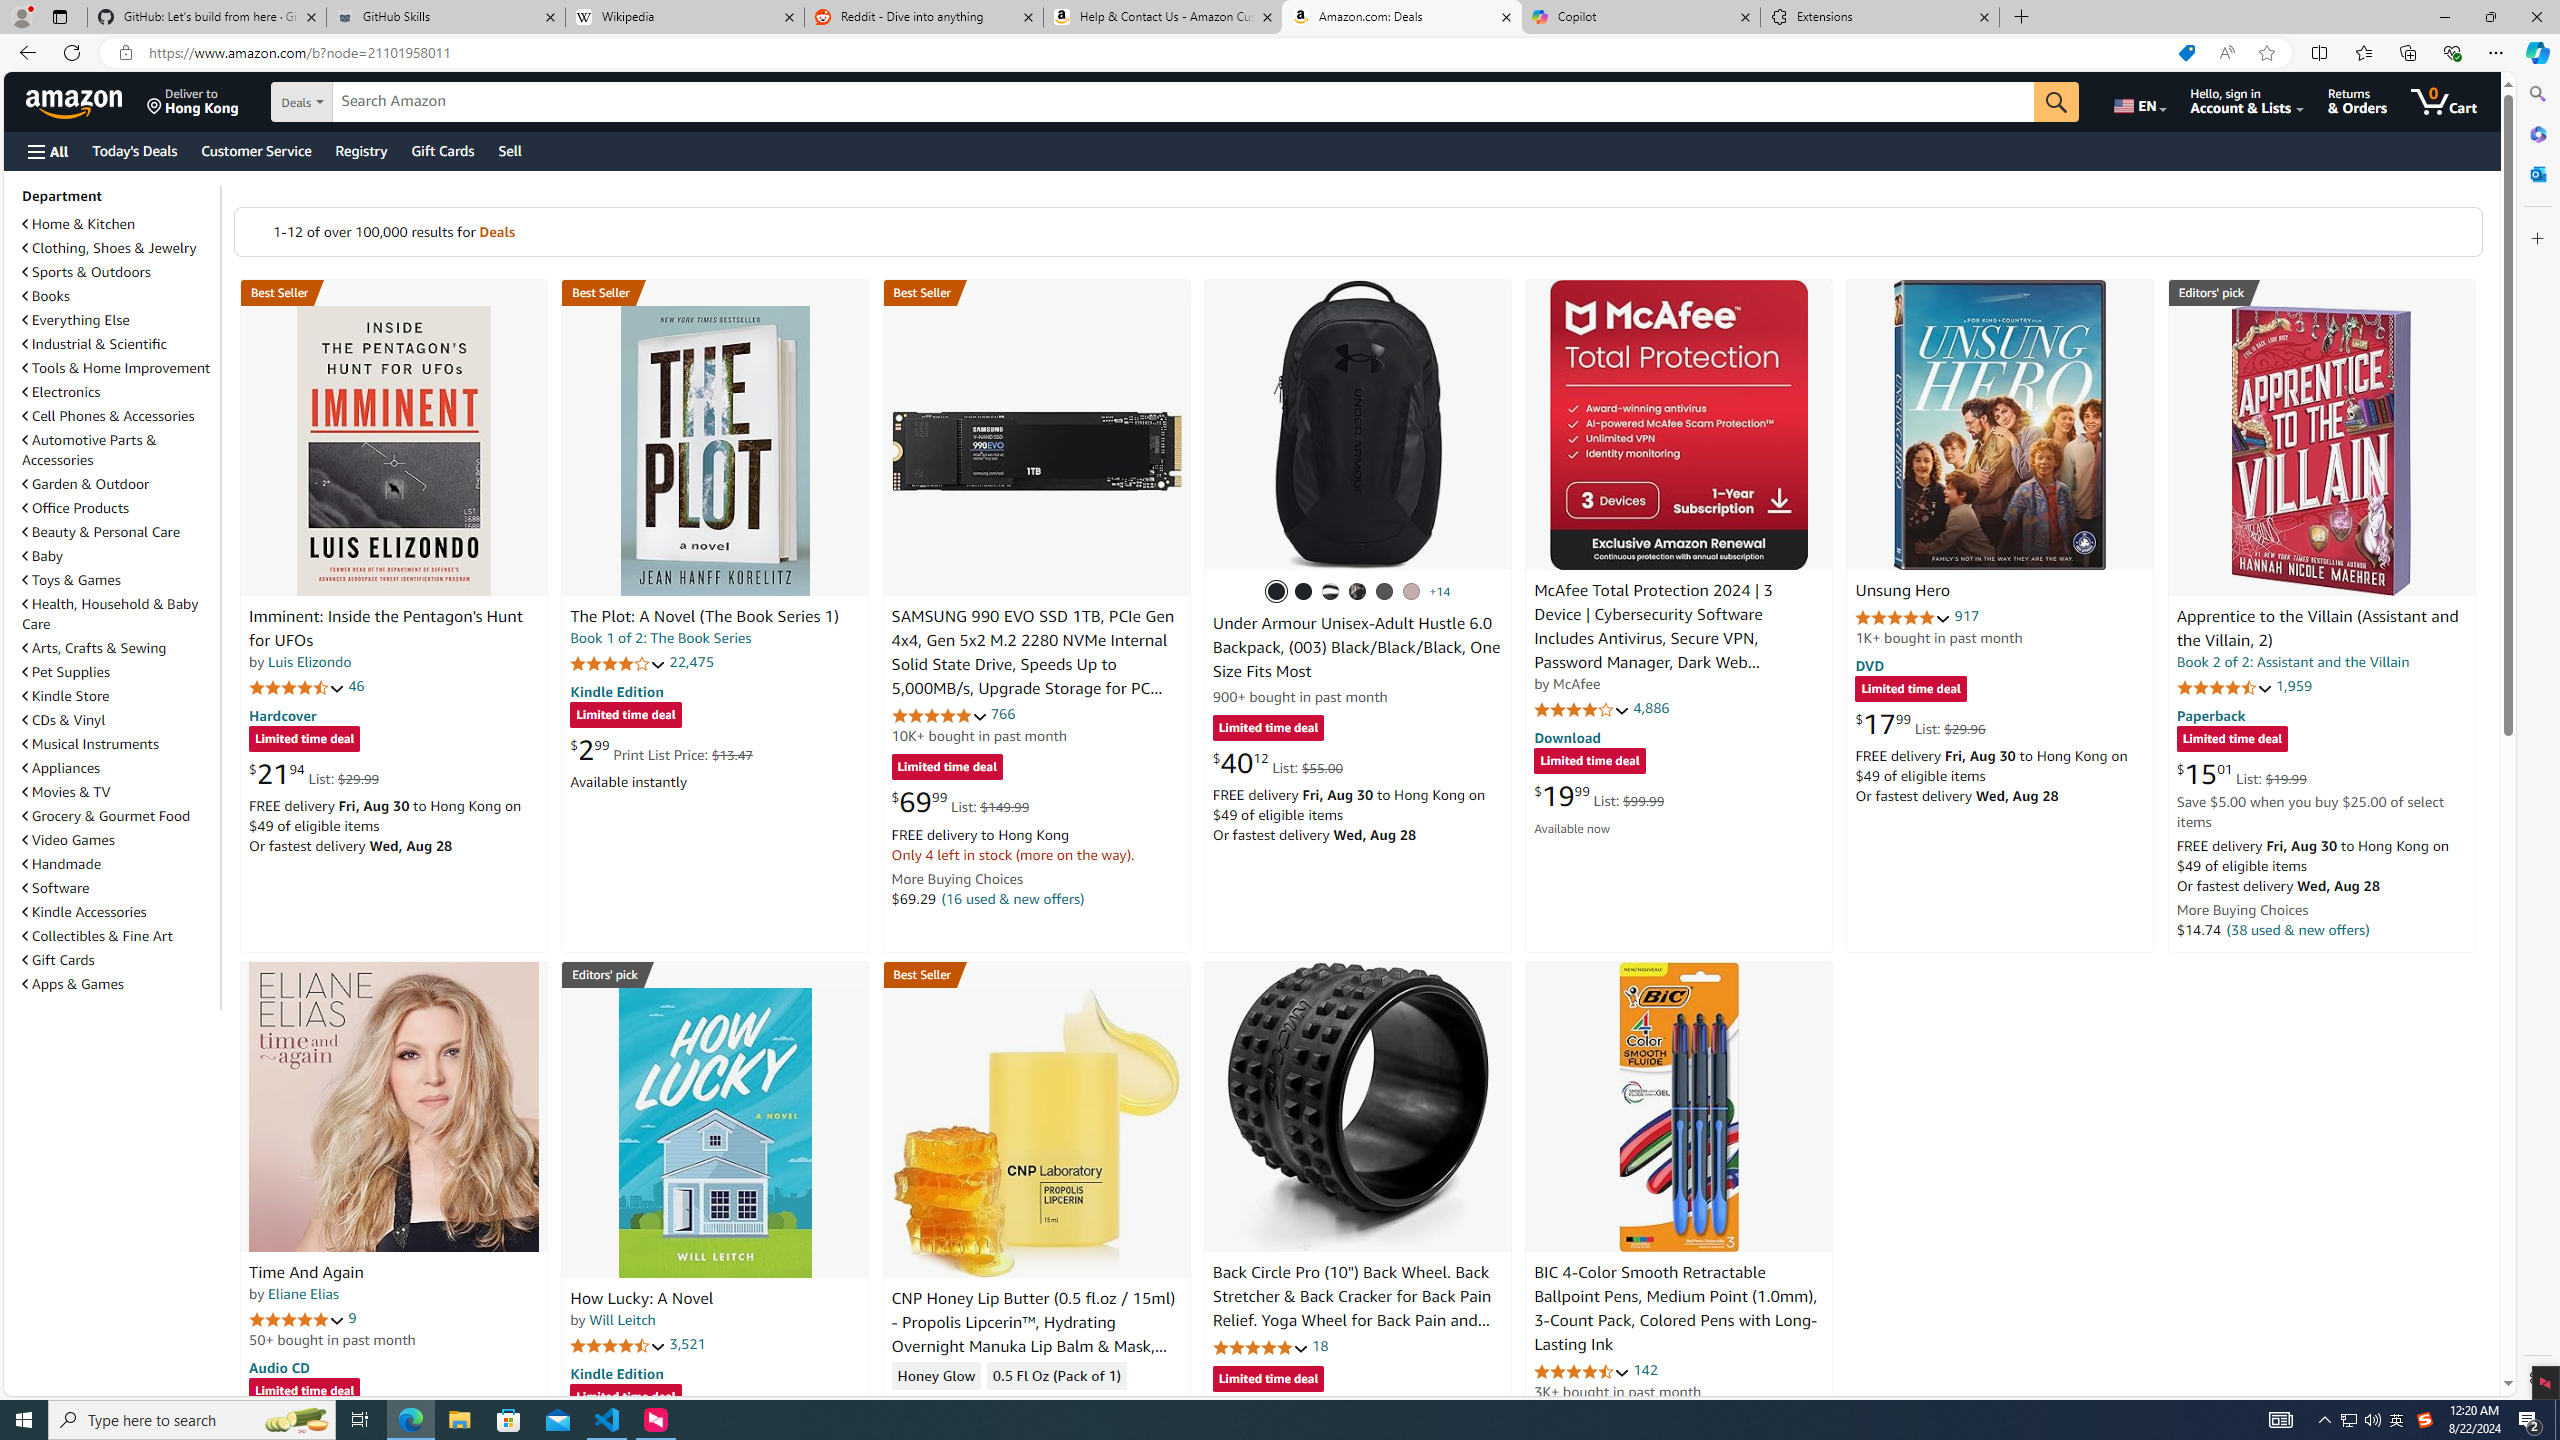 Image resolution: width=2560 pixels, height=1440 pixels. I want to click on '$21.94 List: $29.99', so click(313, 773).